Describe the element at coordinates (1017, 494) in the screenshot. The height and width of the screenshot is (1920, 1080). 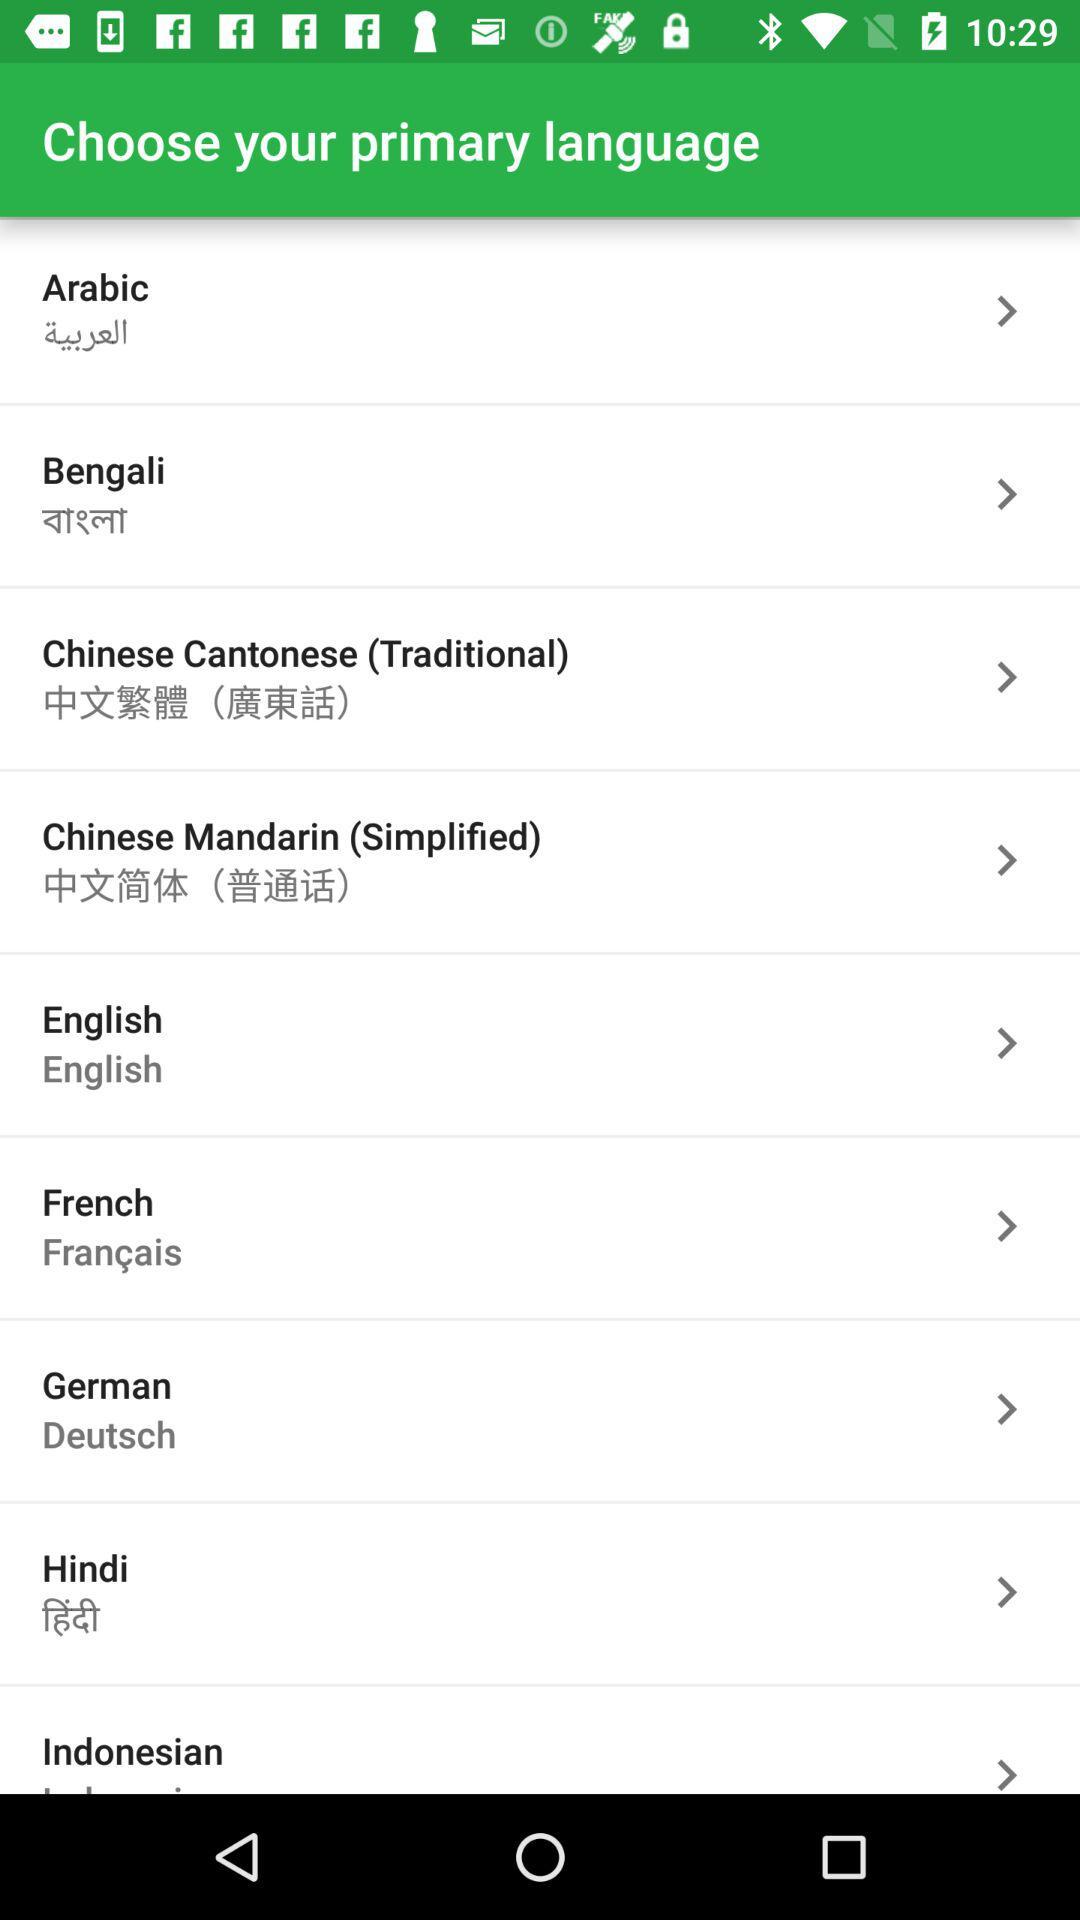
I see `go next` at that location.